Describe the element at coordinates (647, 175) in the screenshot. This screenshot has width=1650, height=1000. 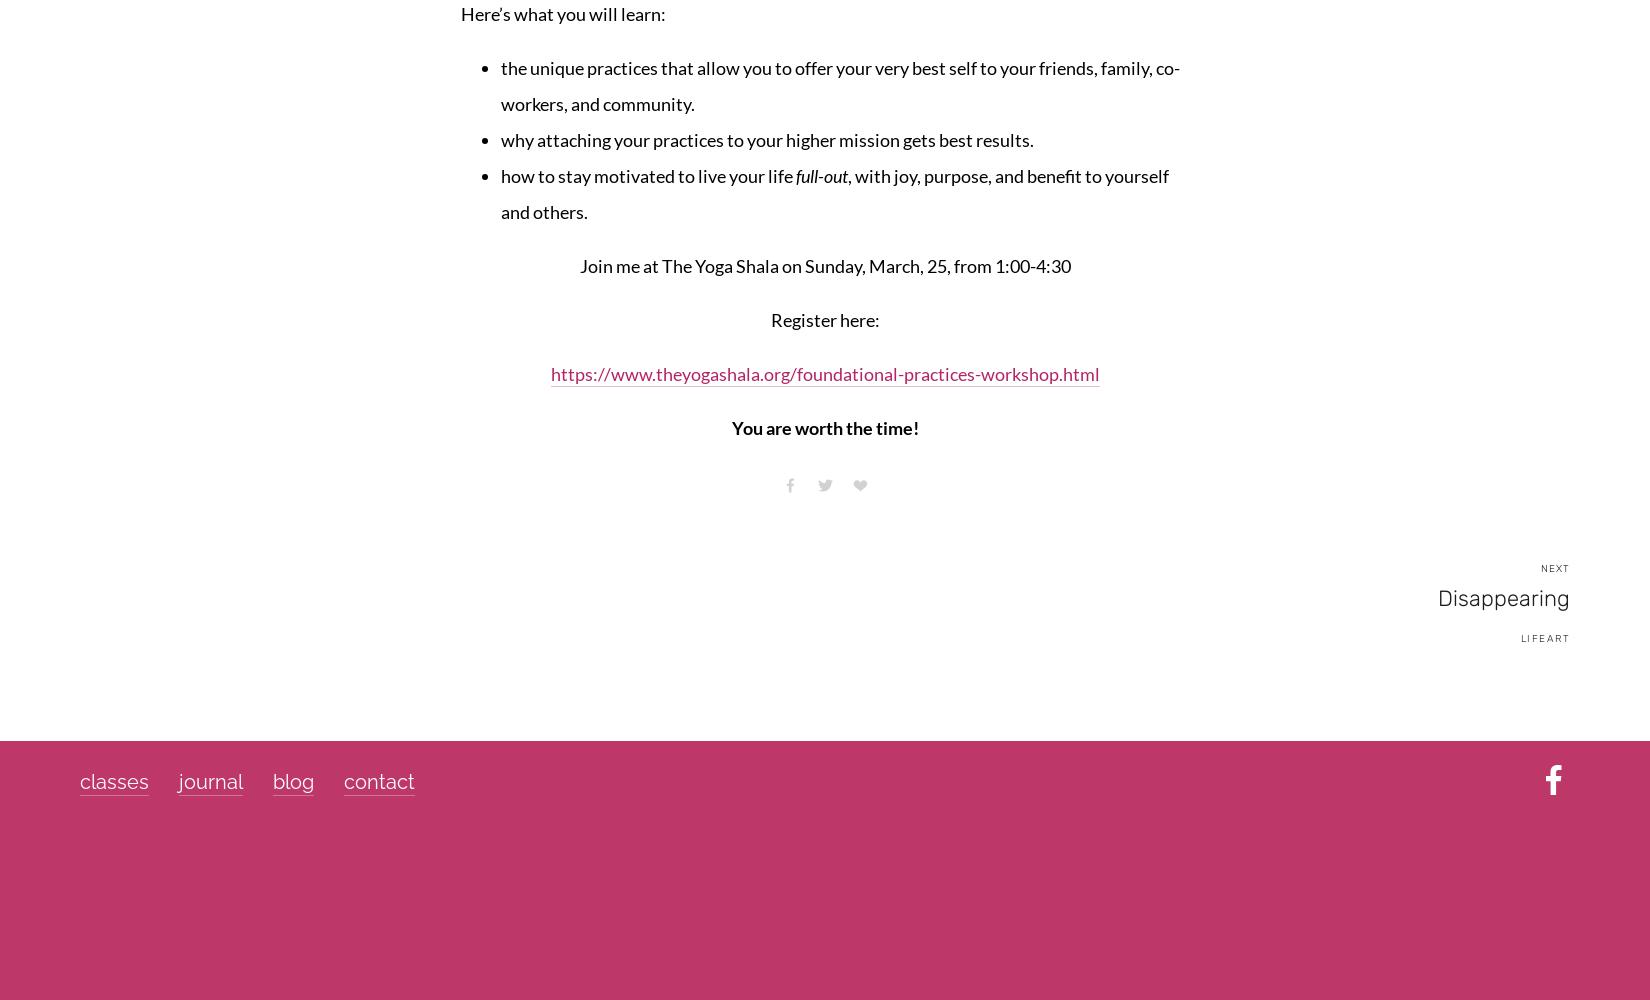
I see `'how to stay motivated to live your life'` at that location.